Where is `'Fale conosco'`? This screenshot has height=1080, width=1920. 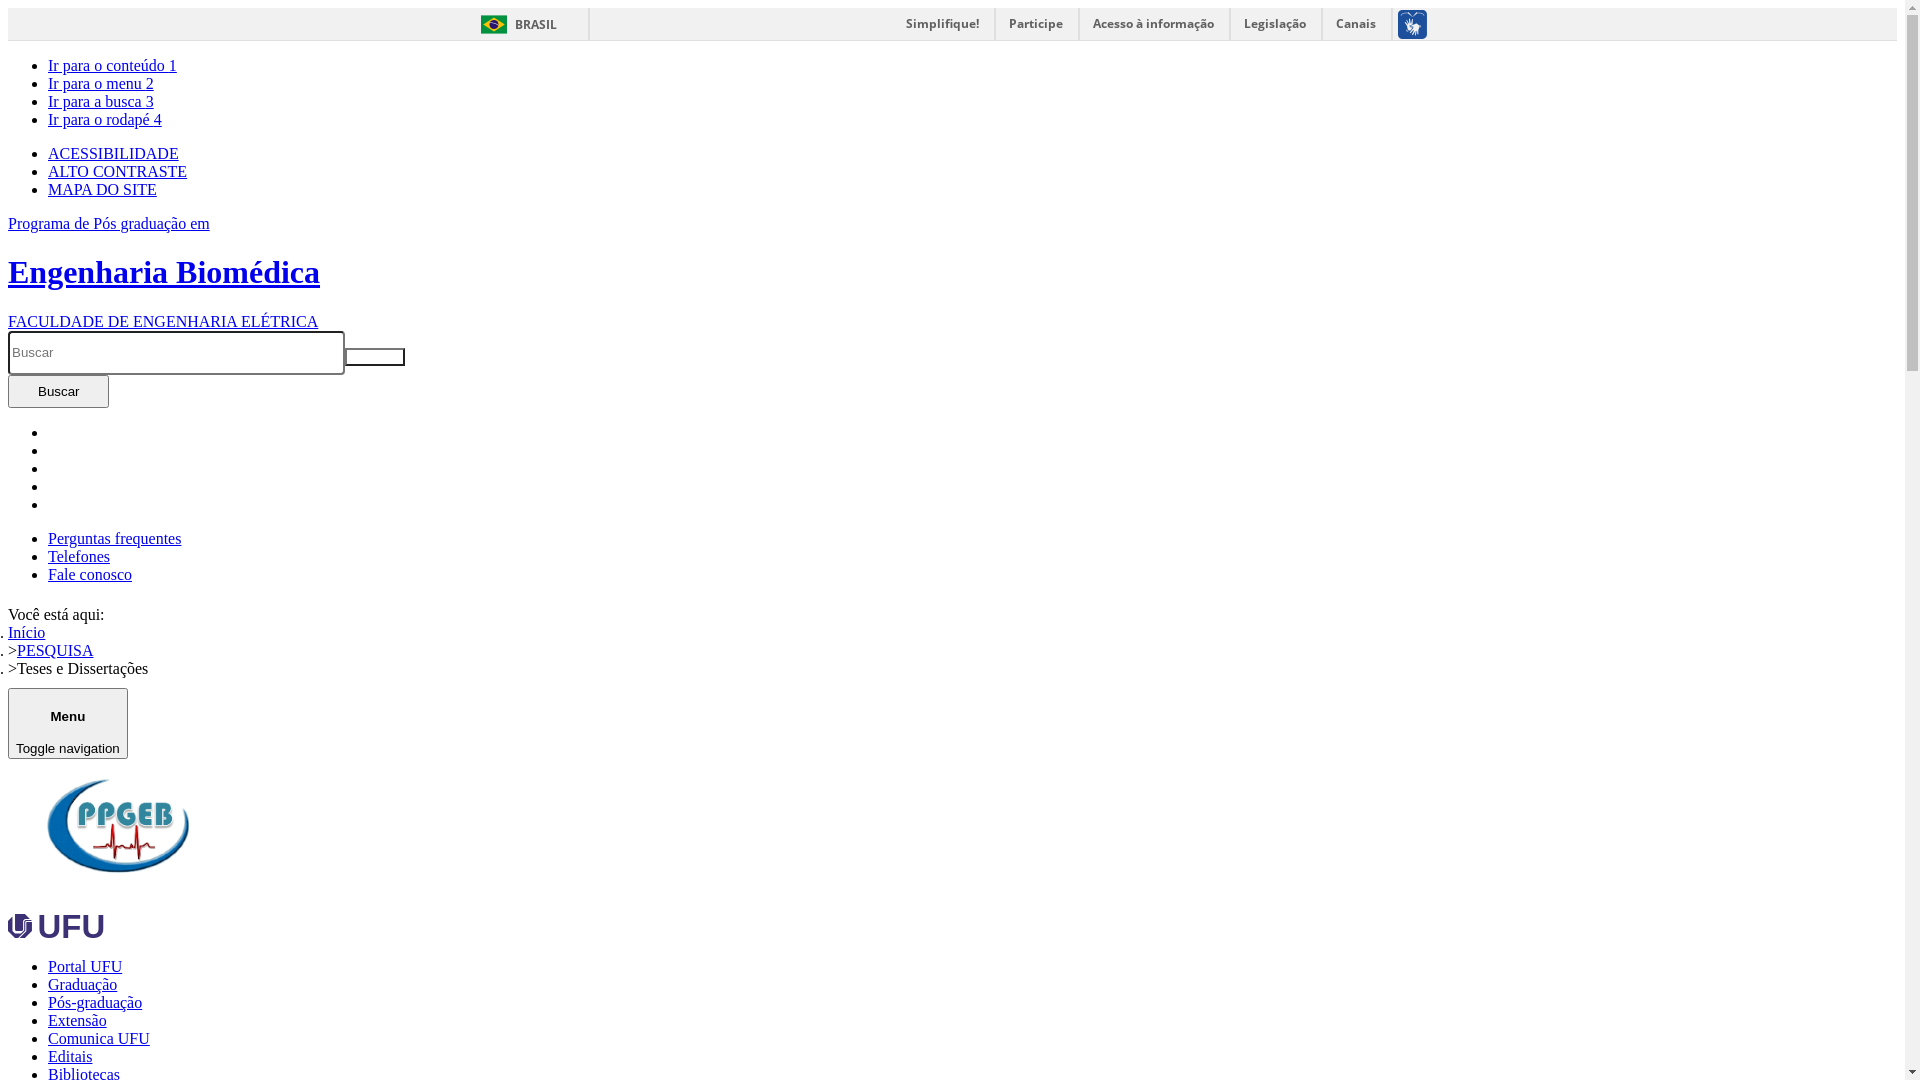
'Fale conosco' is located at coordinates (89, 574).